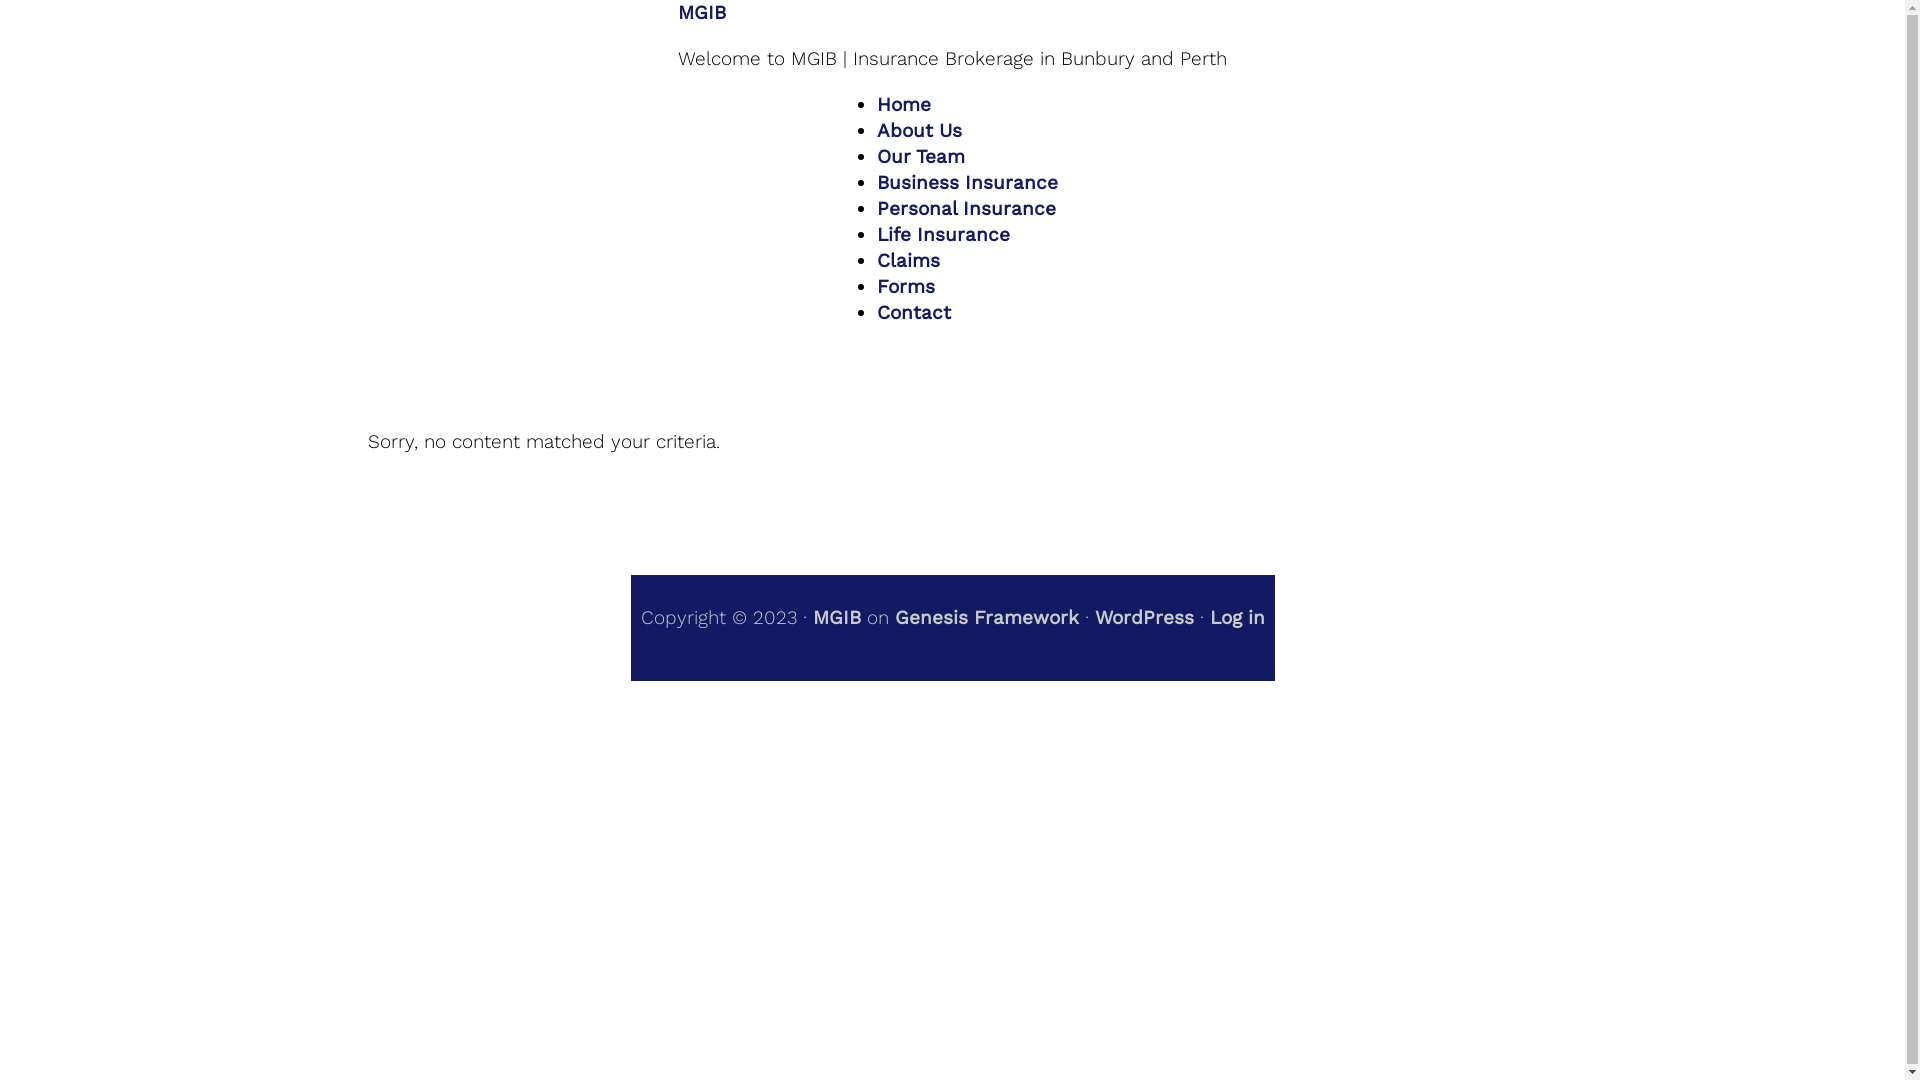 This screenshot has width=1920, height=1080. Describe the element at coordinates (912, 312) in the screenshot. I see `'Contact'` at that location.